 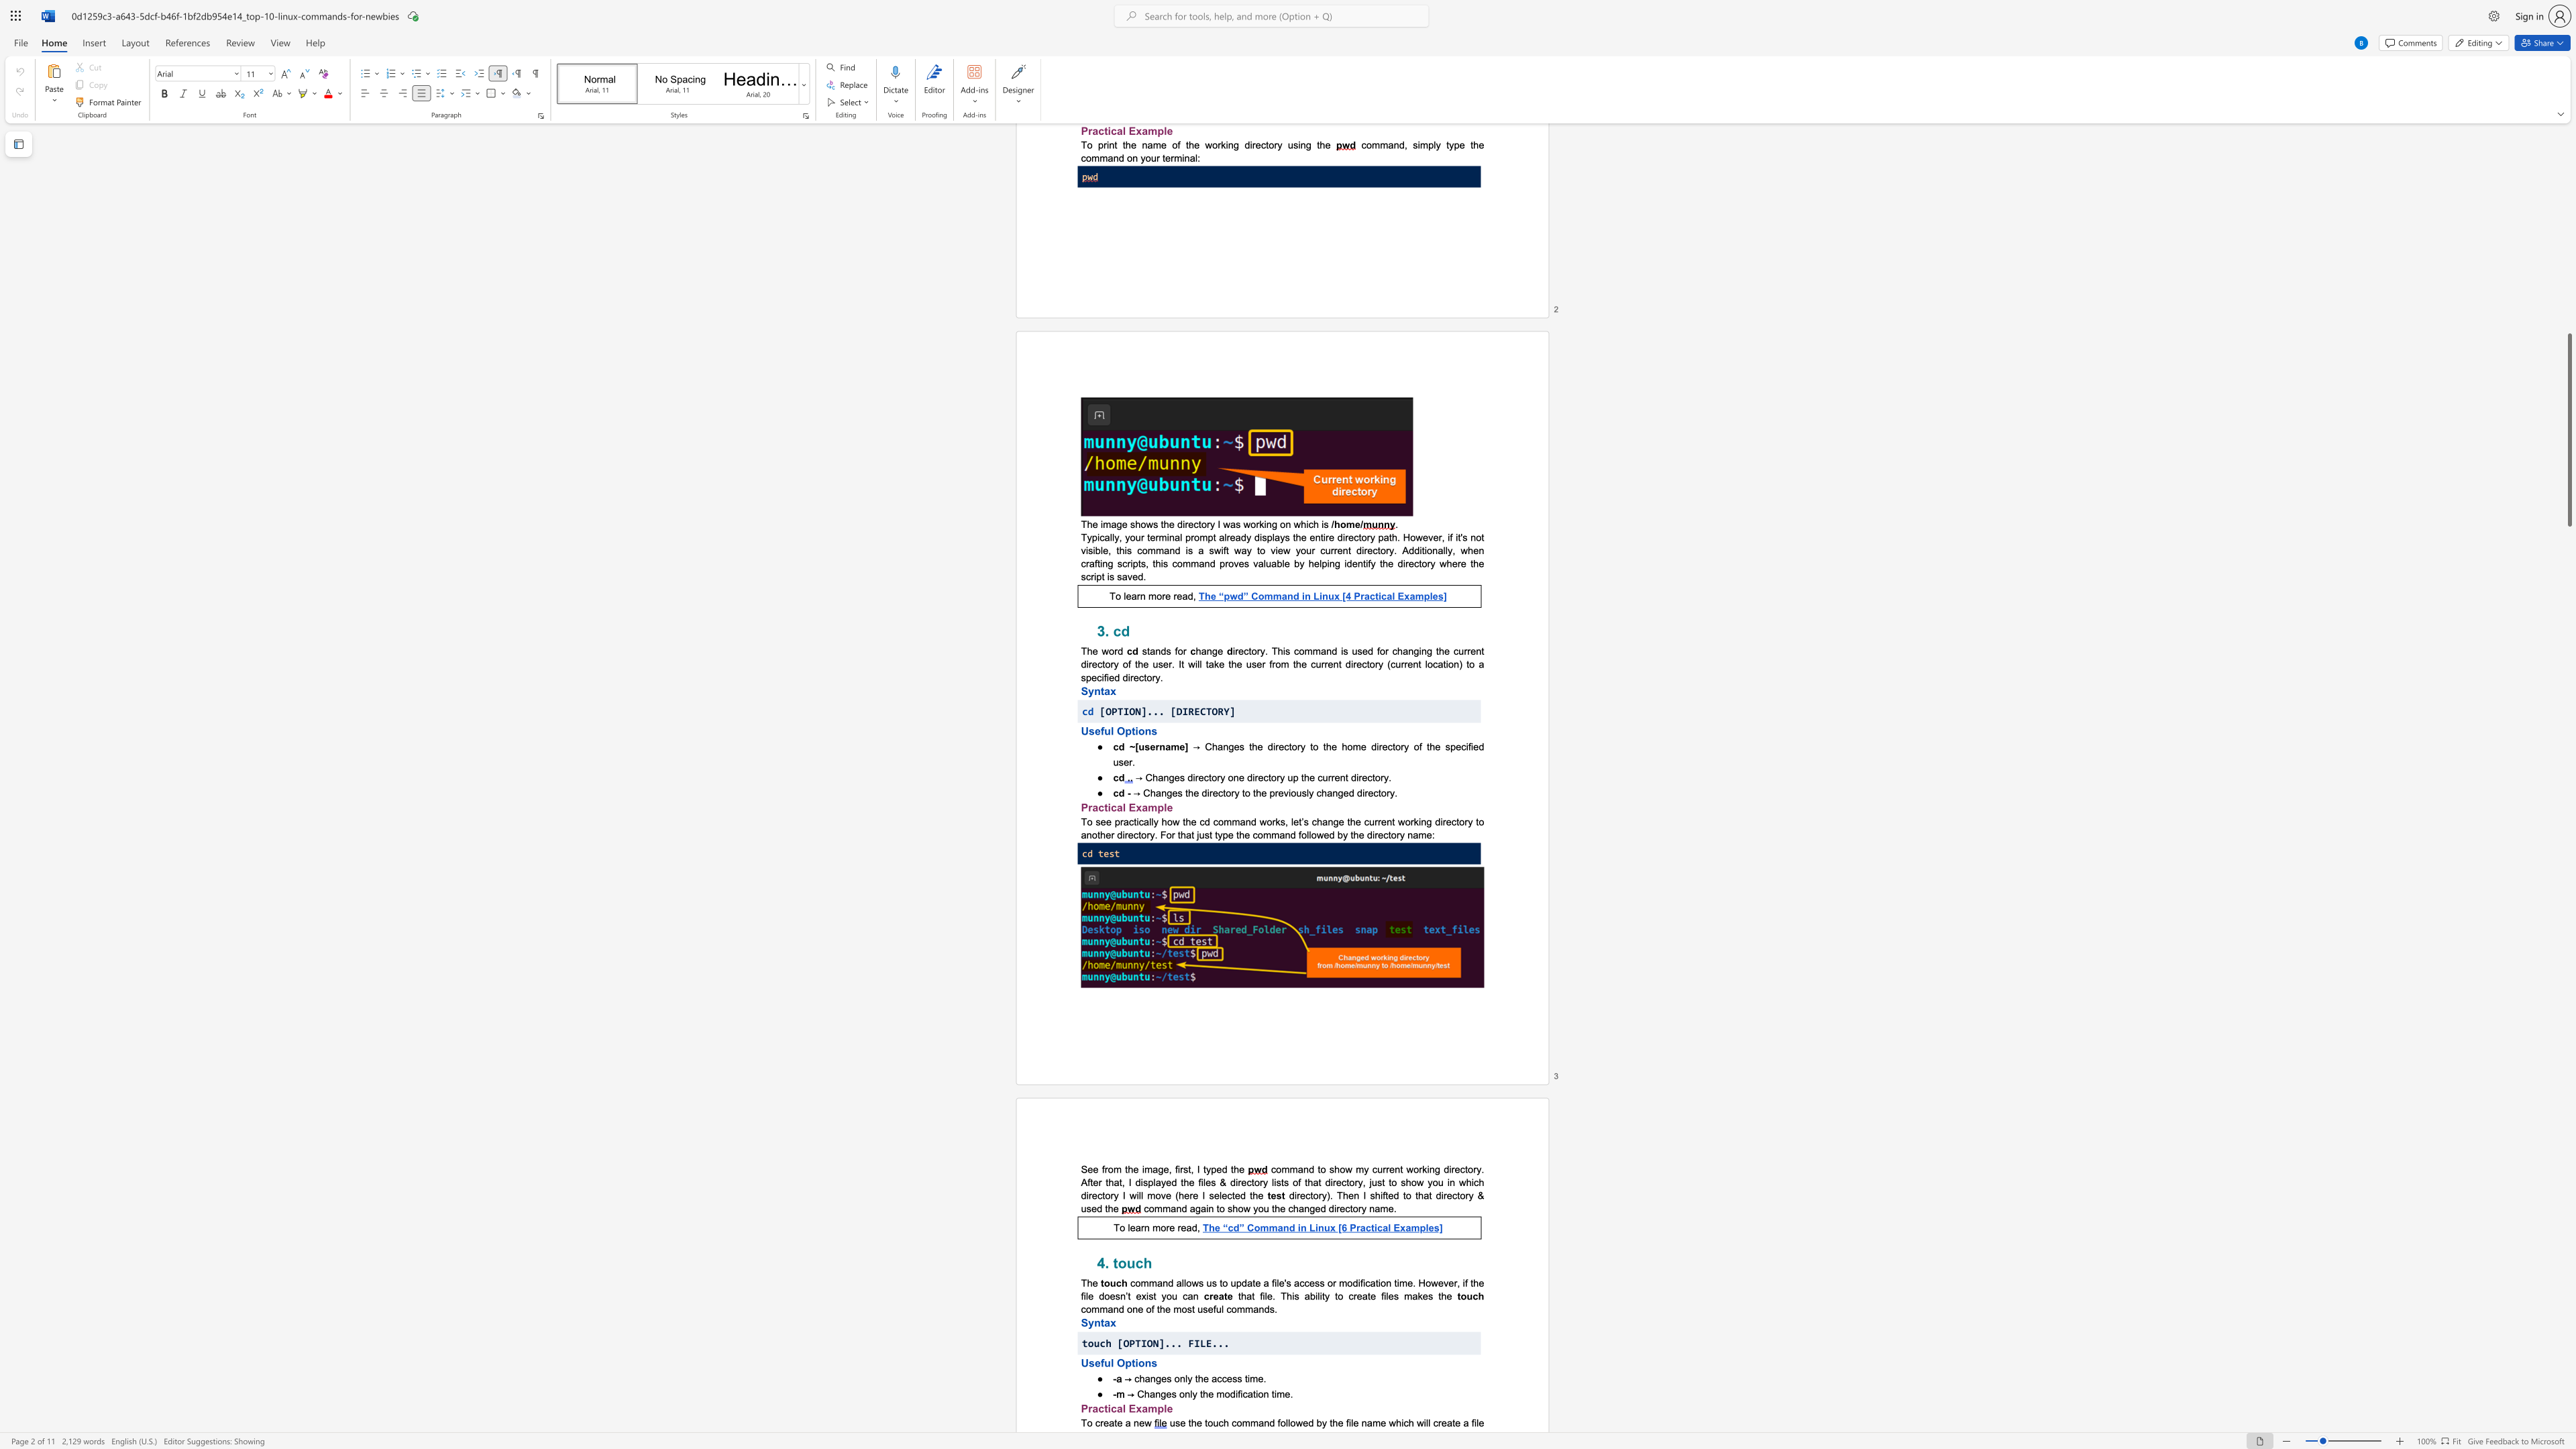 What do you see at coordinates (1204, 821) in the screenshot?
I see `the subset text "d command work" within the text "the cd command works,"` at bounding box center [1204, 821].